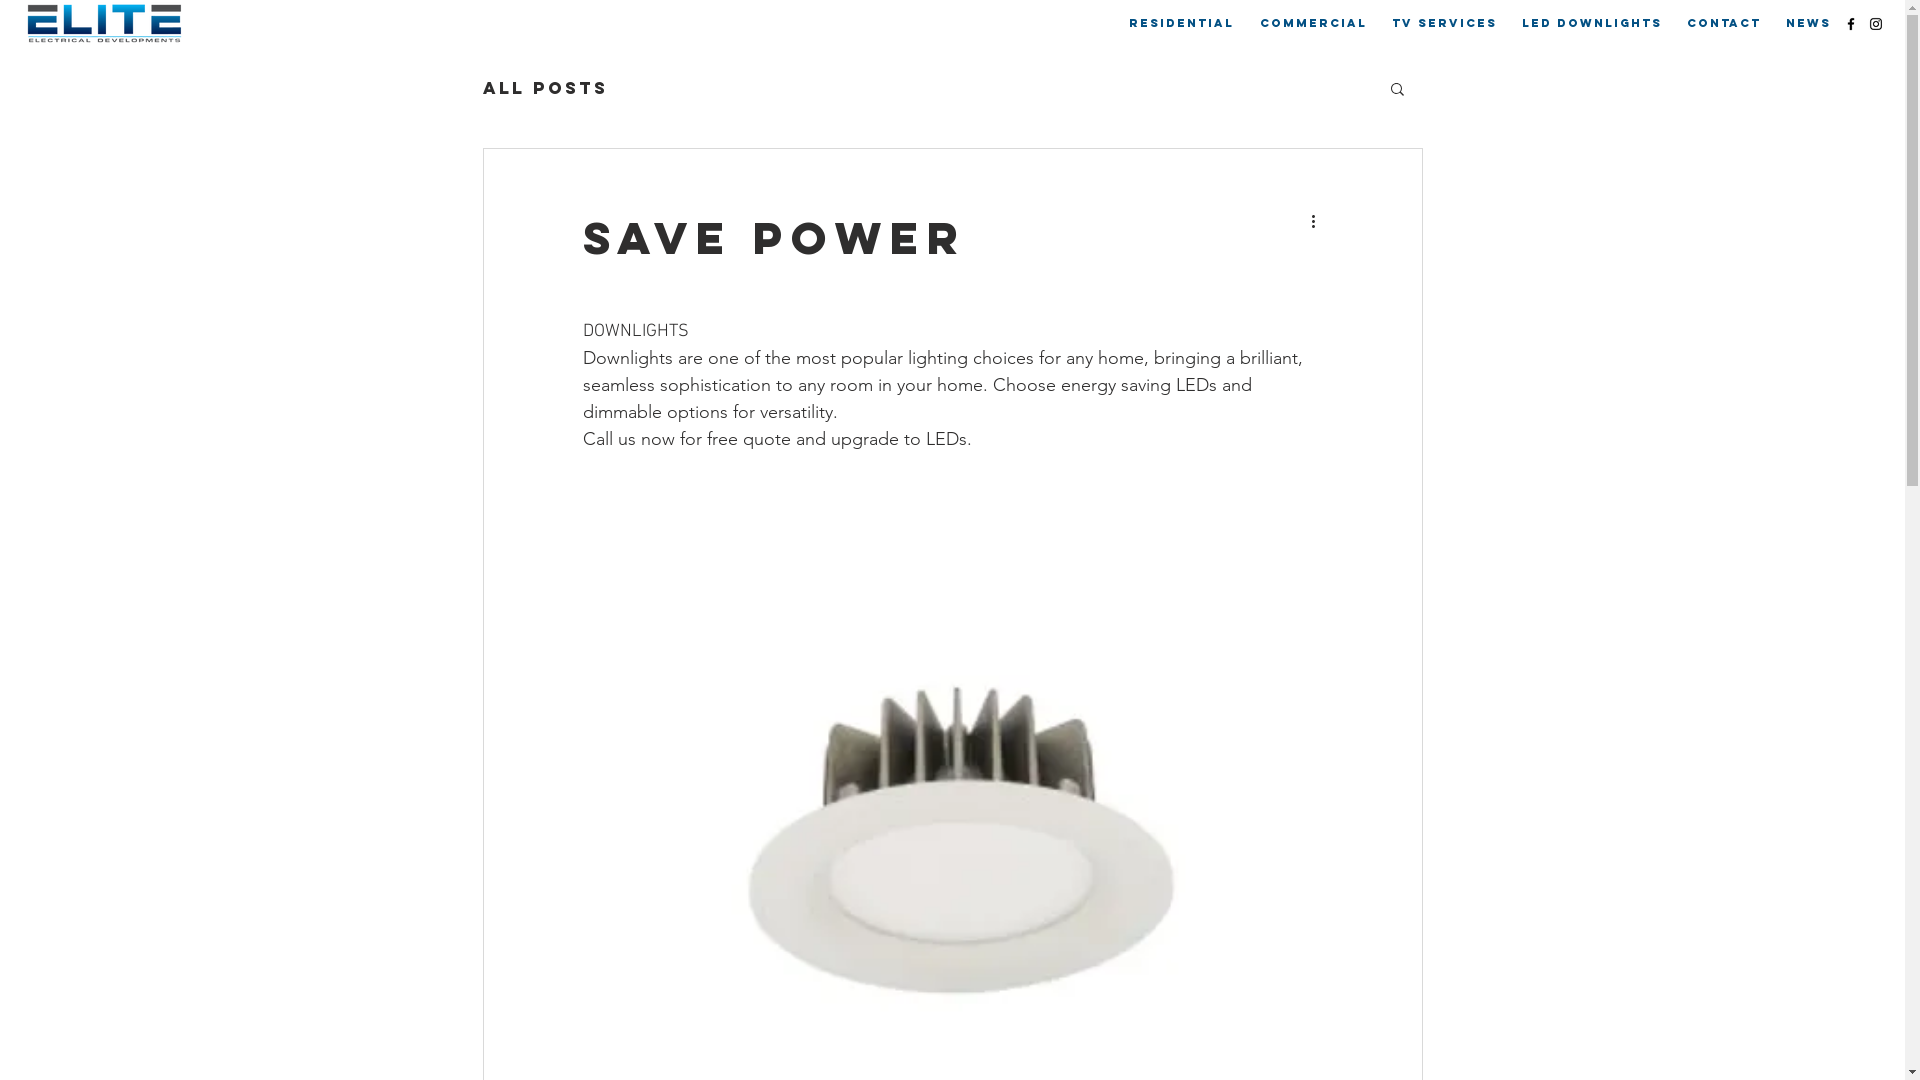  I want to click on 'COMMERCIAL', so click(1246, 23).